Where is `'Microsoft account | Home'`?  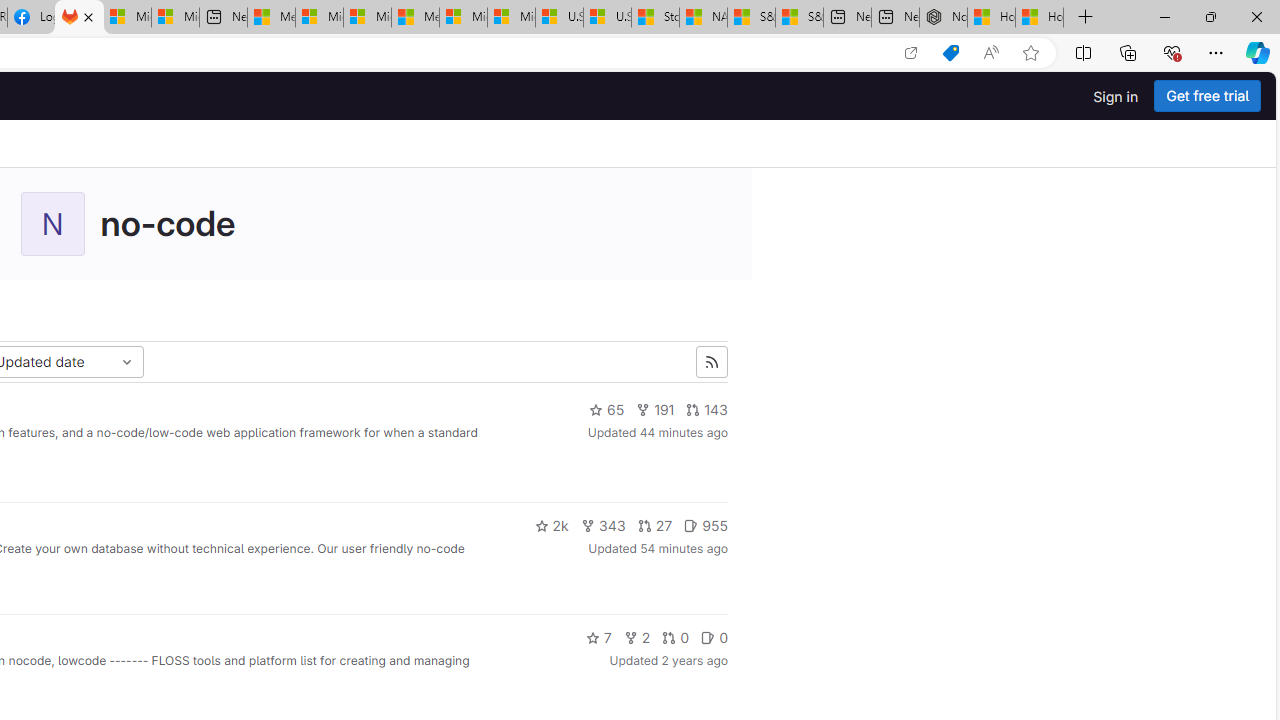 'Microsoft account | Home' is located at coordinates (367, 17).